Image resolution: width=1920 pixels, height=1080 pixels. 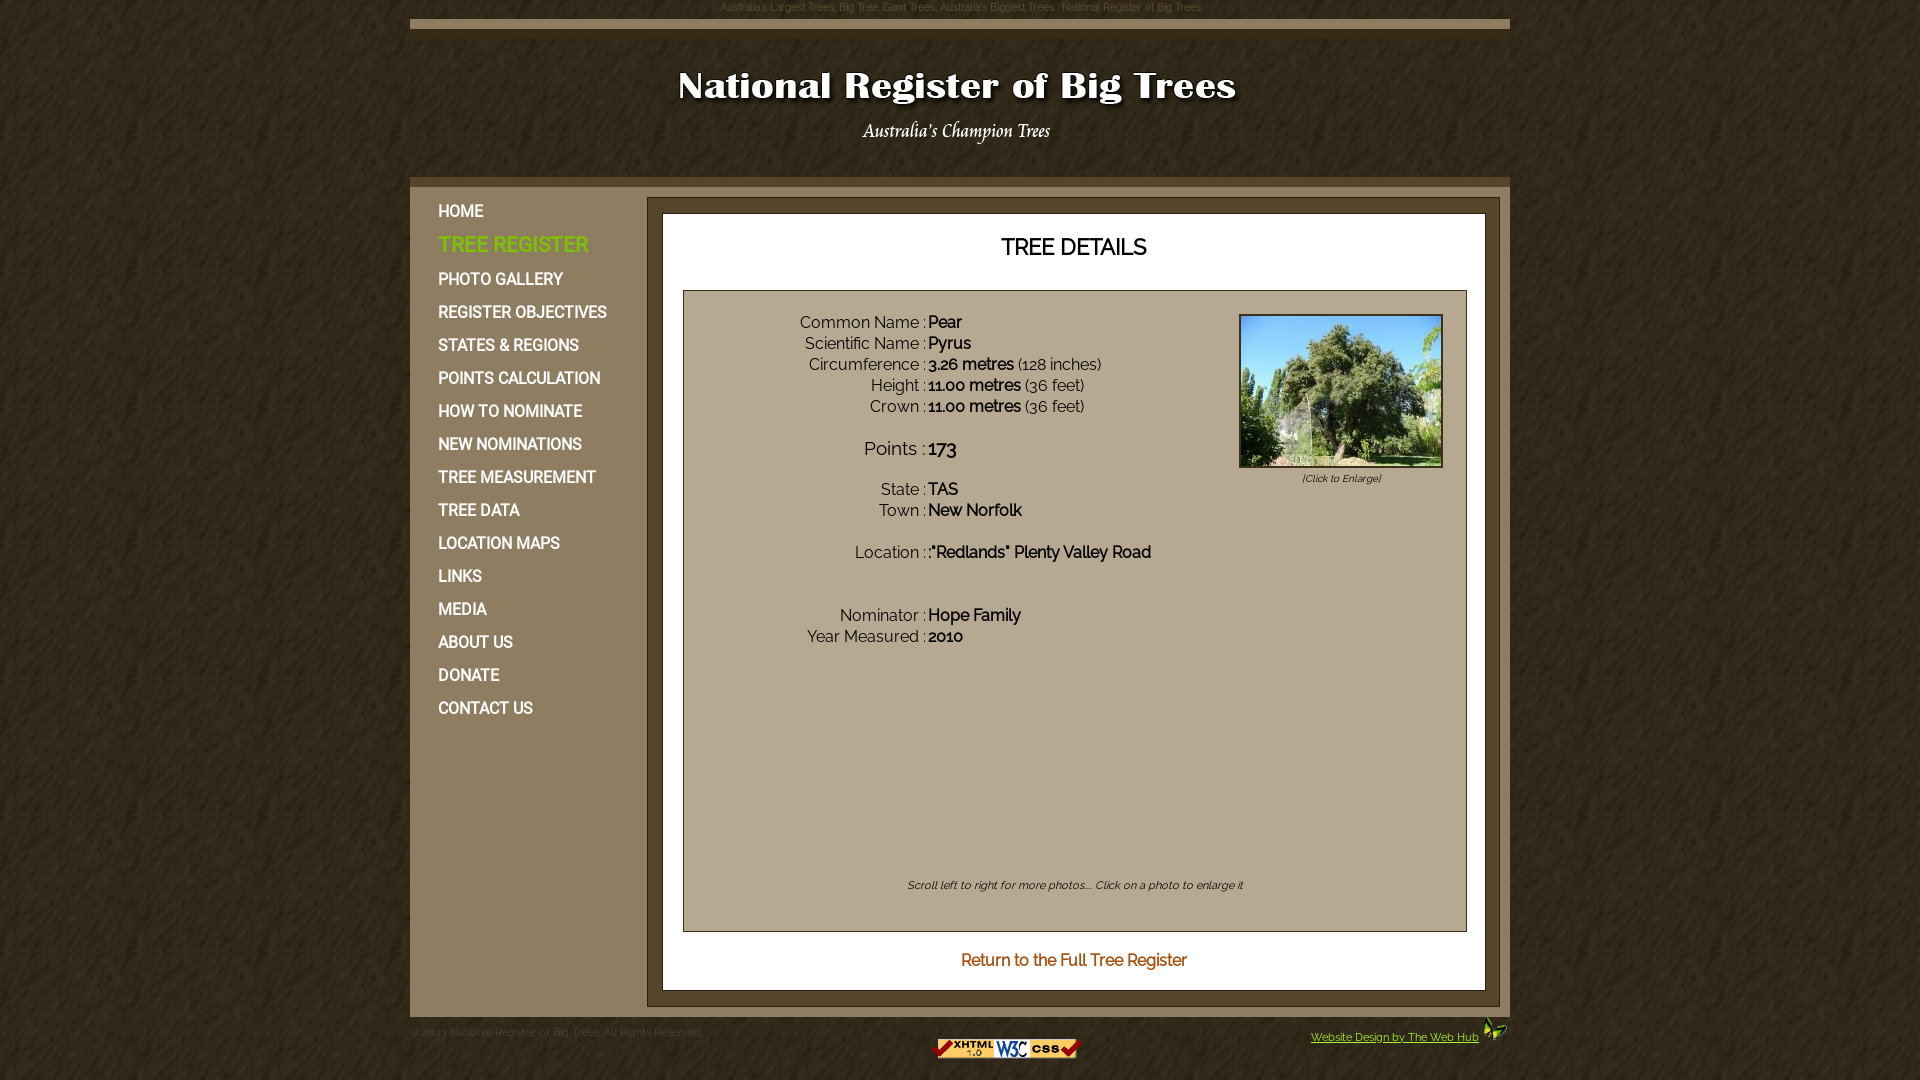 I want to click on 'REGISTER OBJECTIVES', so click(x=526, y=312).